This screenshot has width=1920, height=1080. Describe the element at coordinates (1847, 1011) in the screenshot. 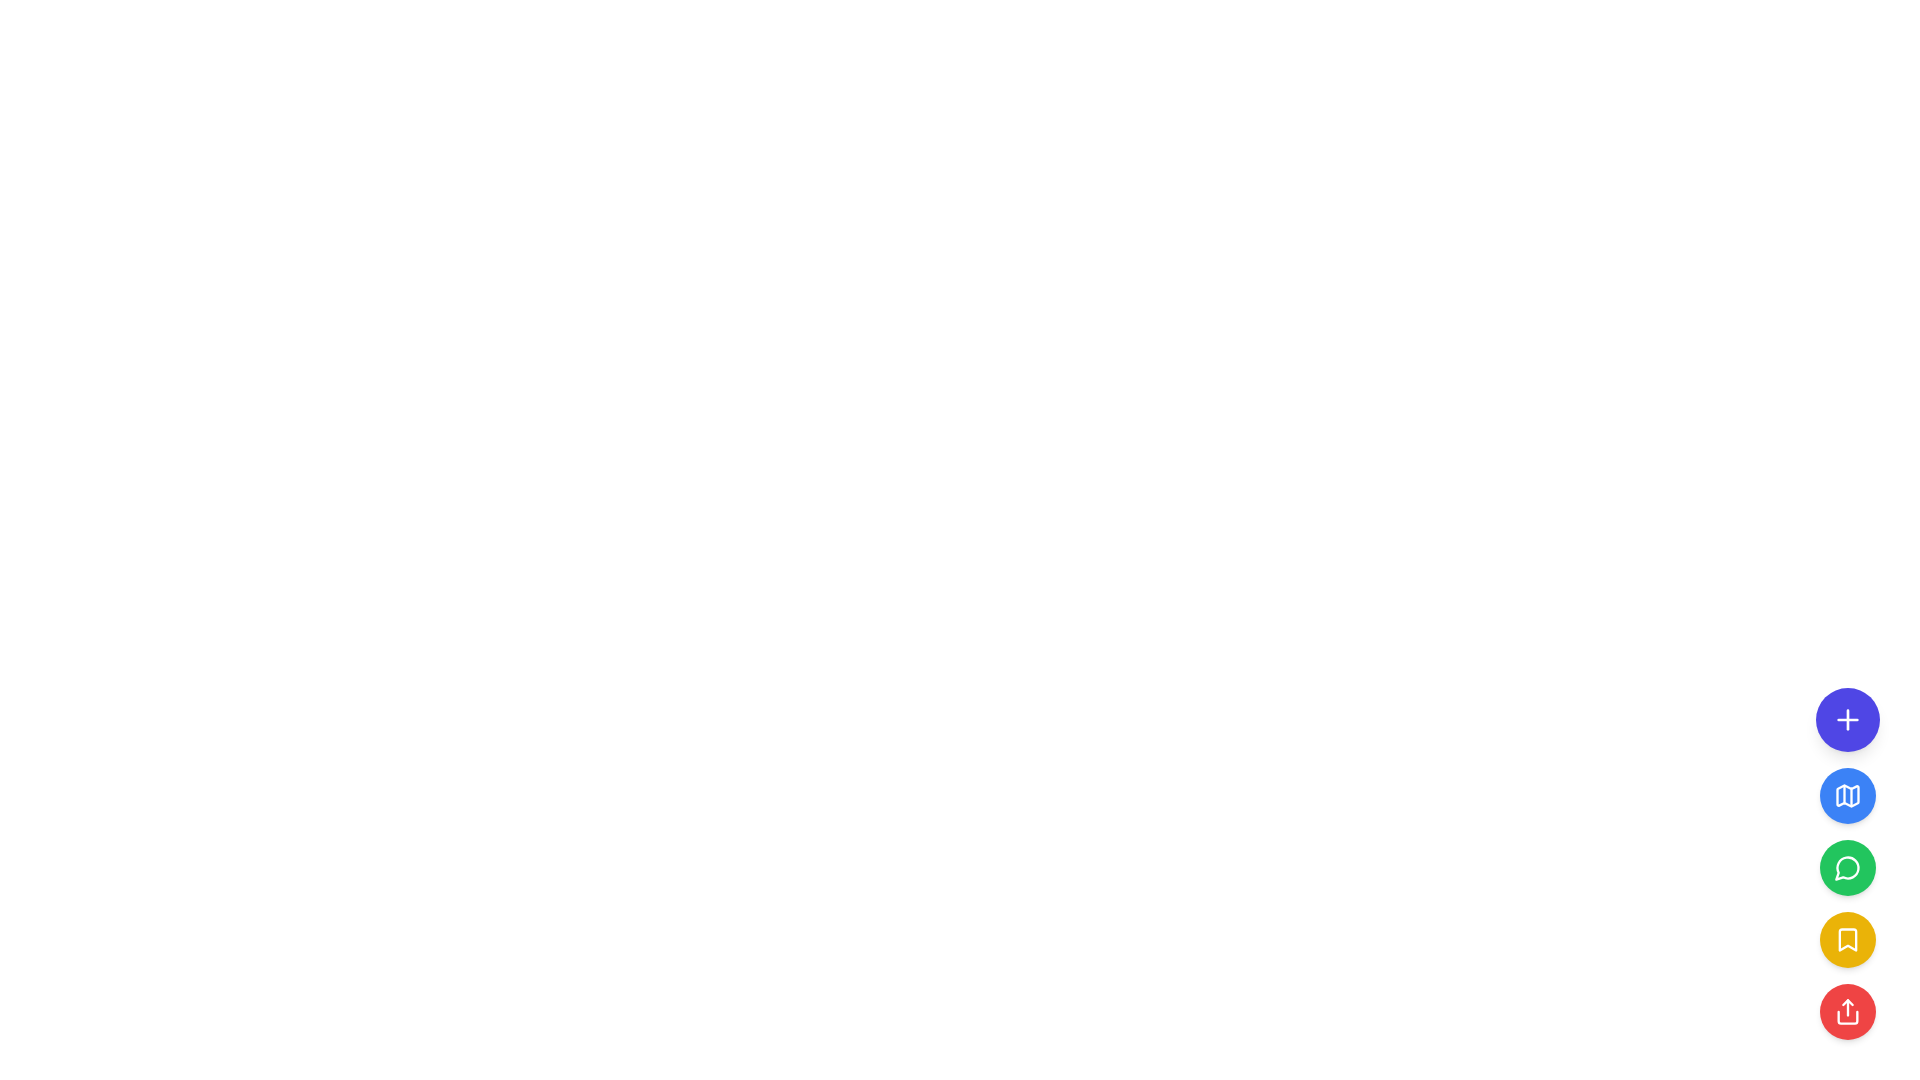

I see `the share icon inside the red circular button located at the bottom of the vertical button group to initiate a share action` at that location.